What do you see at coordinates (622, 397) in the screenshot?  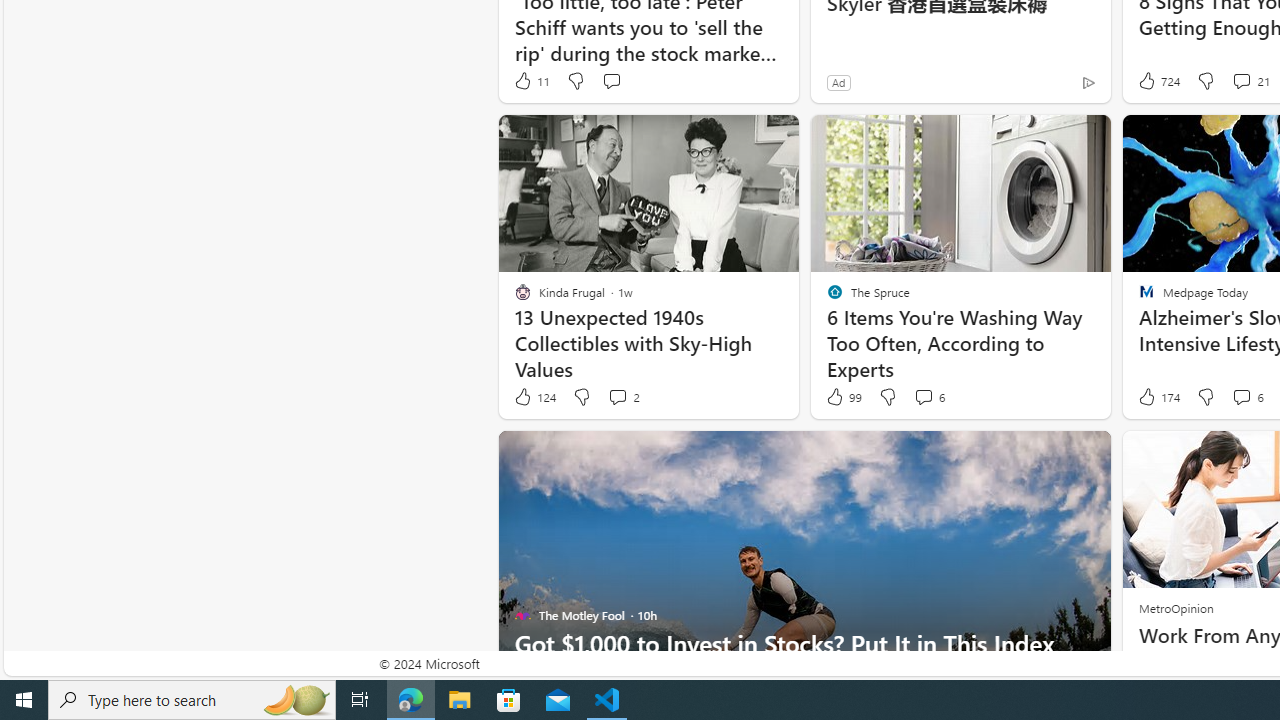 I see `'View comments 2 Comment'` at bounding box center [622, 397].